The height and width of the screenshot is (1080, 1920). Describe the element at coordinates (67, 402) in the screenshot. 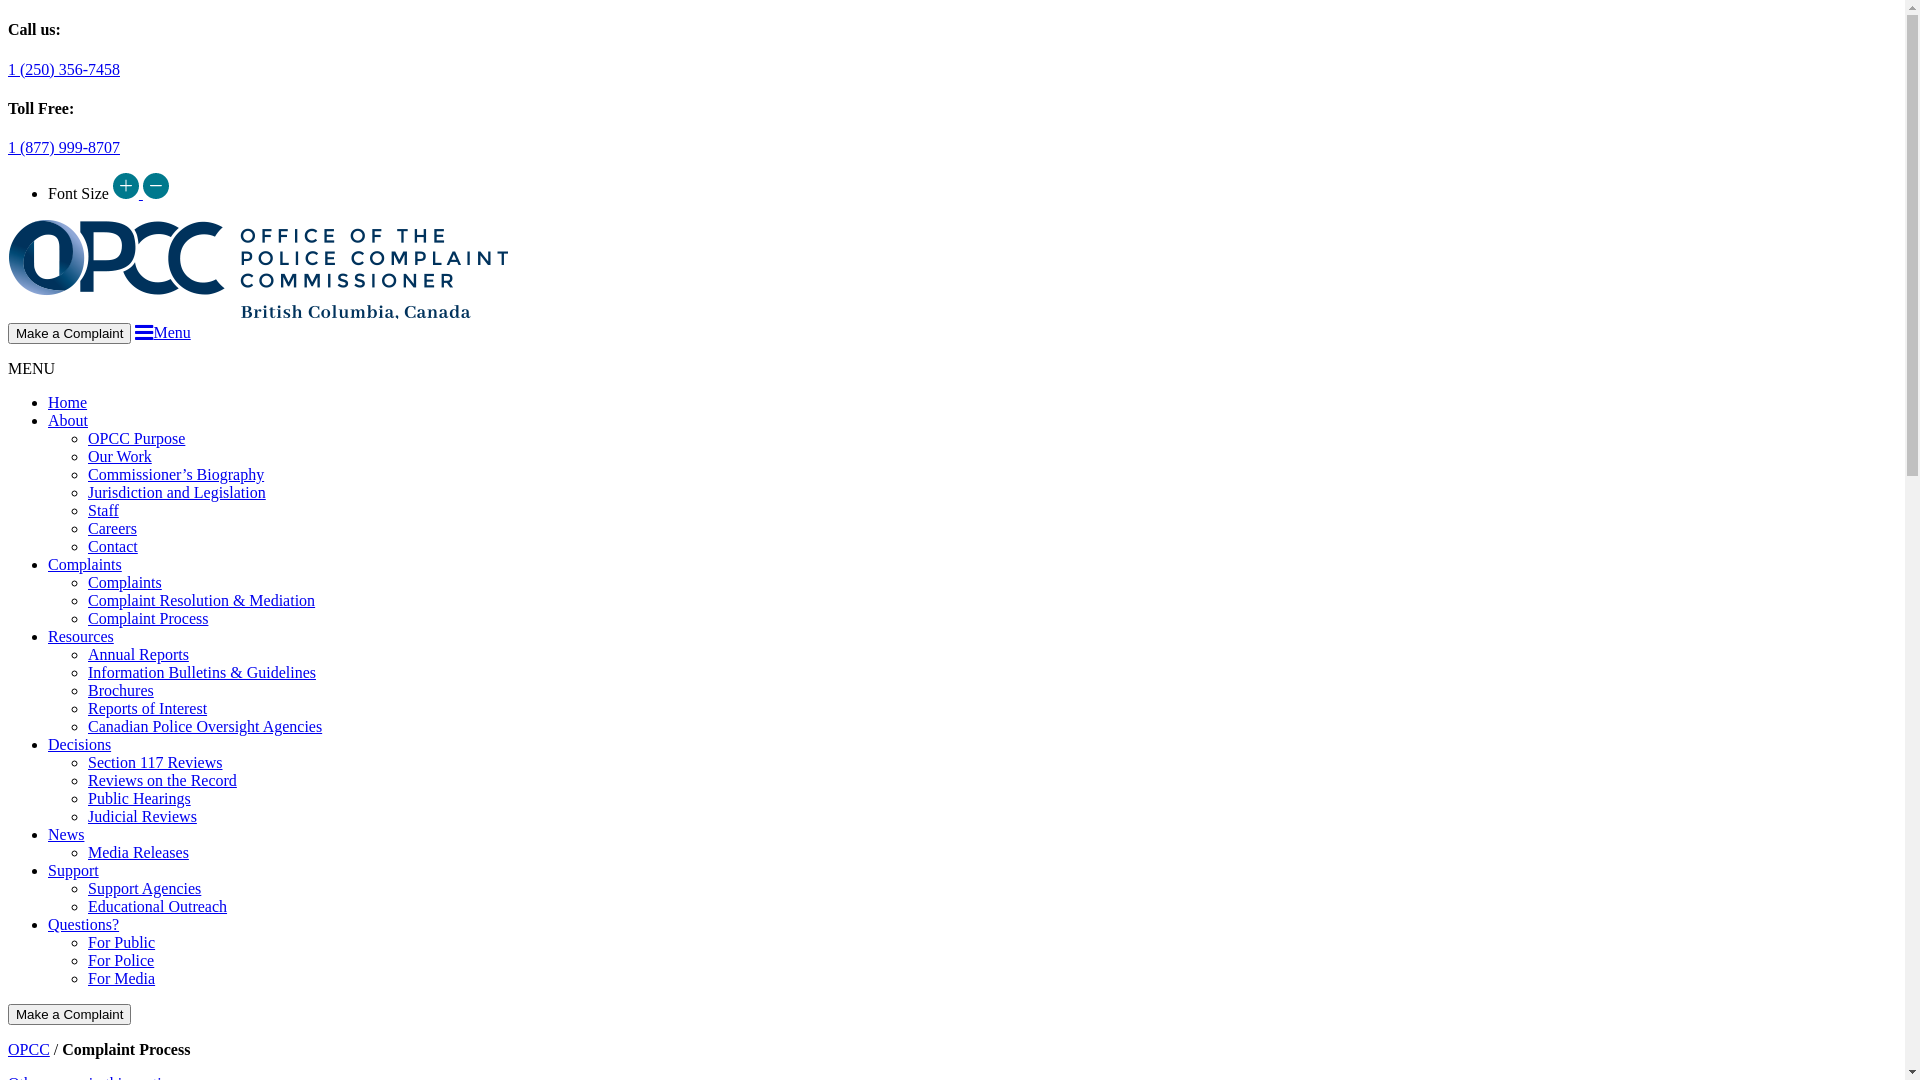

I see `'Home'` at that location.